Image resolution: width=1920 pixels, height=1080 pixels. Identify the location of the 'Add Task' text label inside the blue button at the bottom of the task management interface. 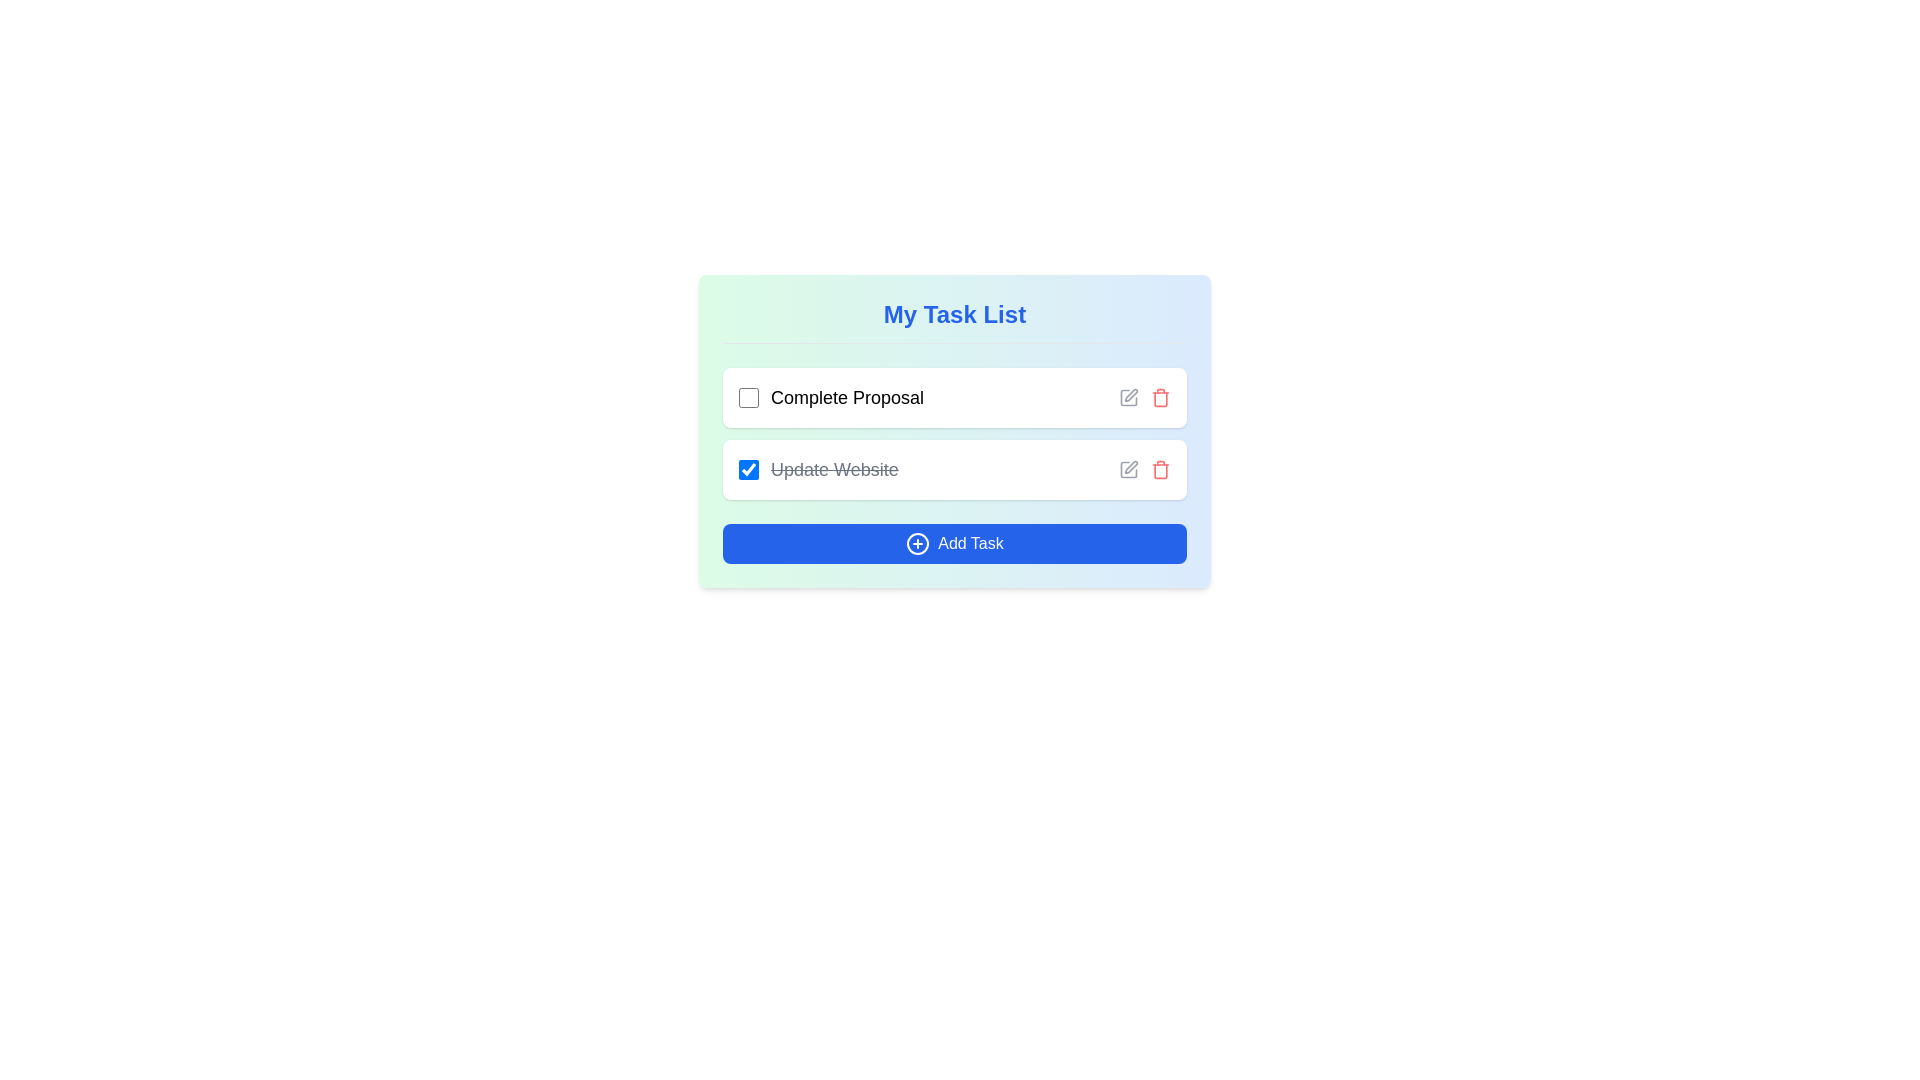
(970, 543).